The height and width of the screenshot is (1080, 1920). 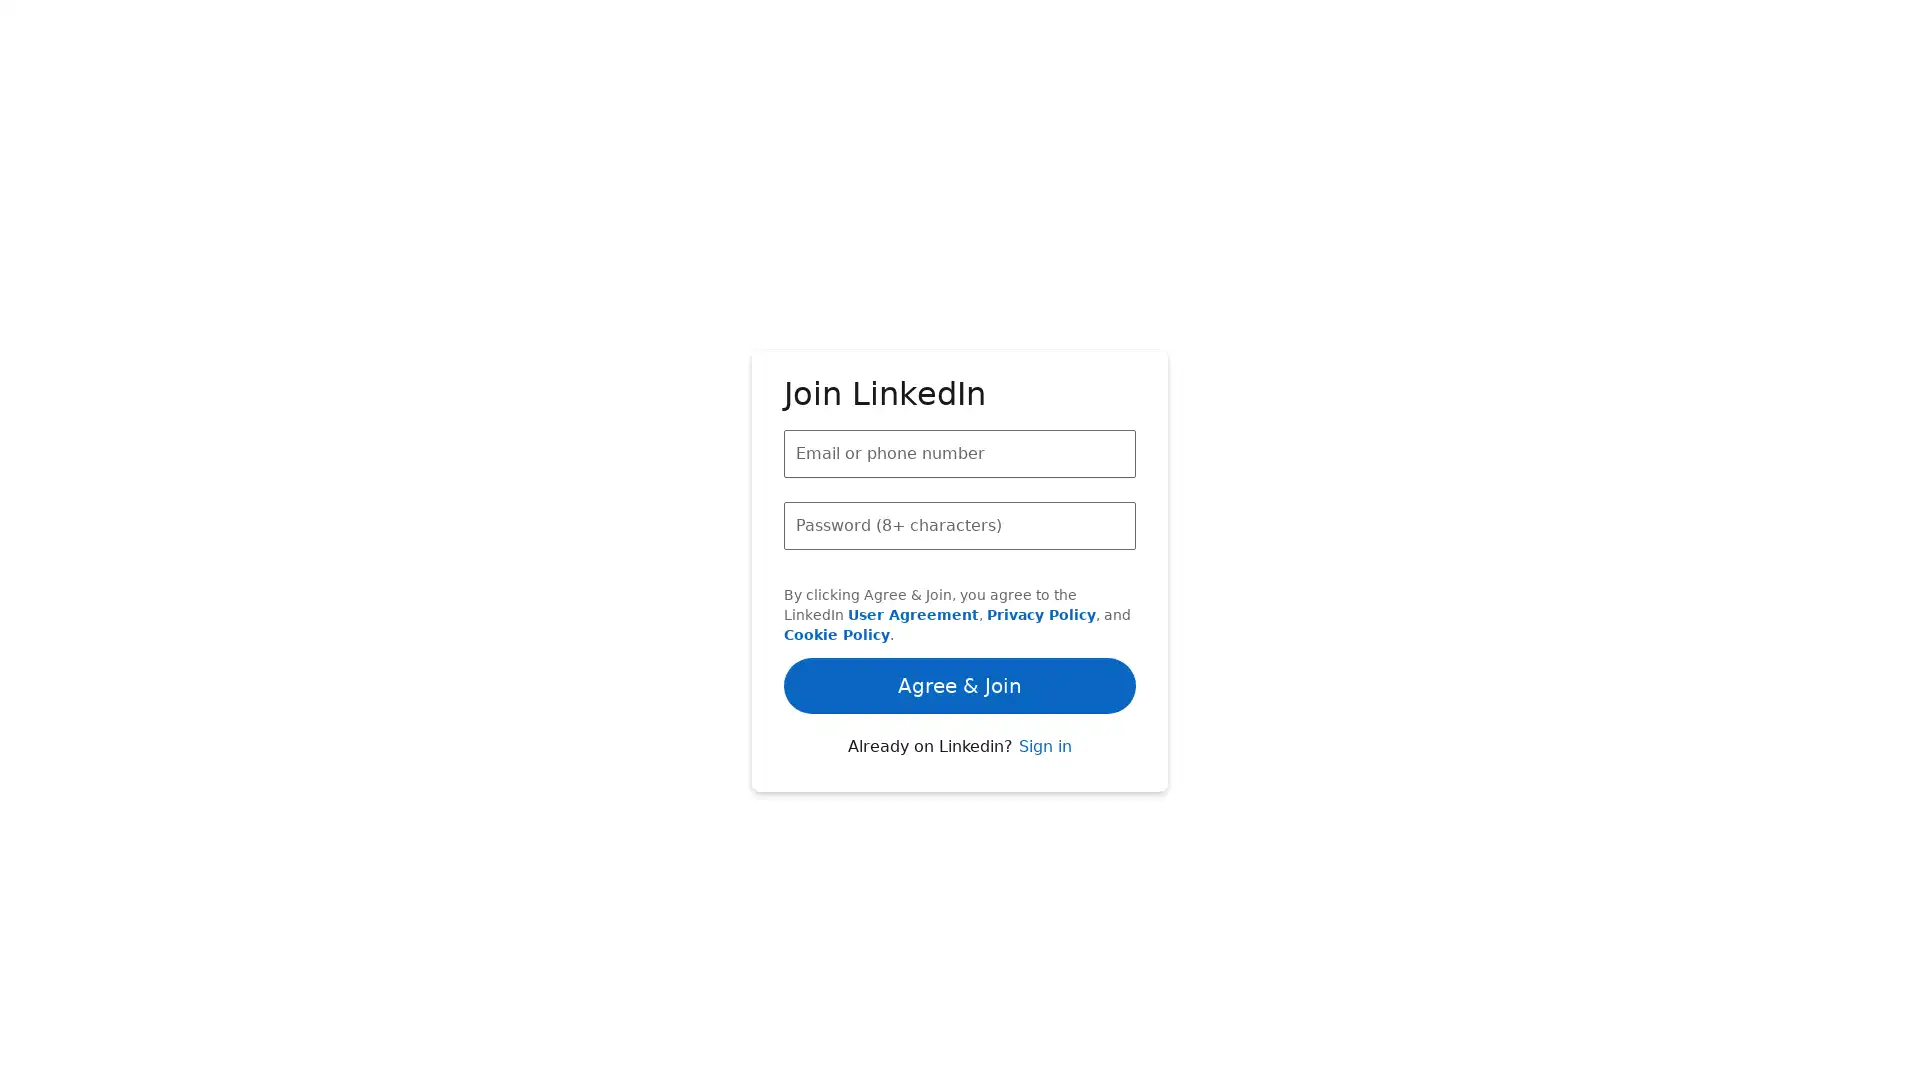 I want to click on Sign in, so click(x=1043, y=766).